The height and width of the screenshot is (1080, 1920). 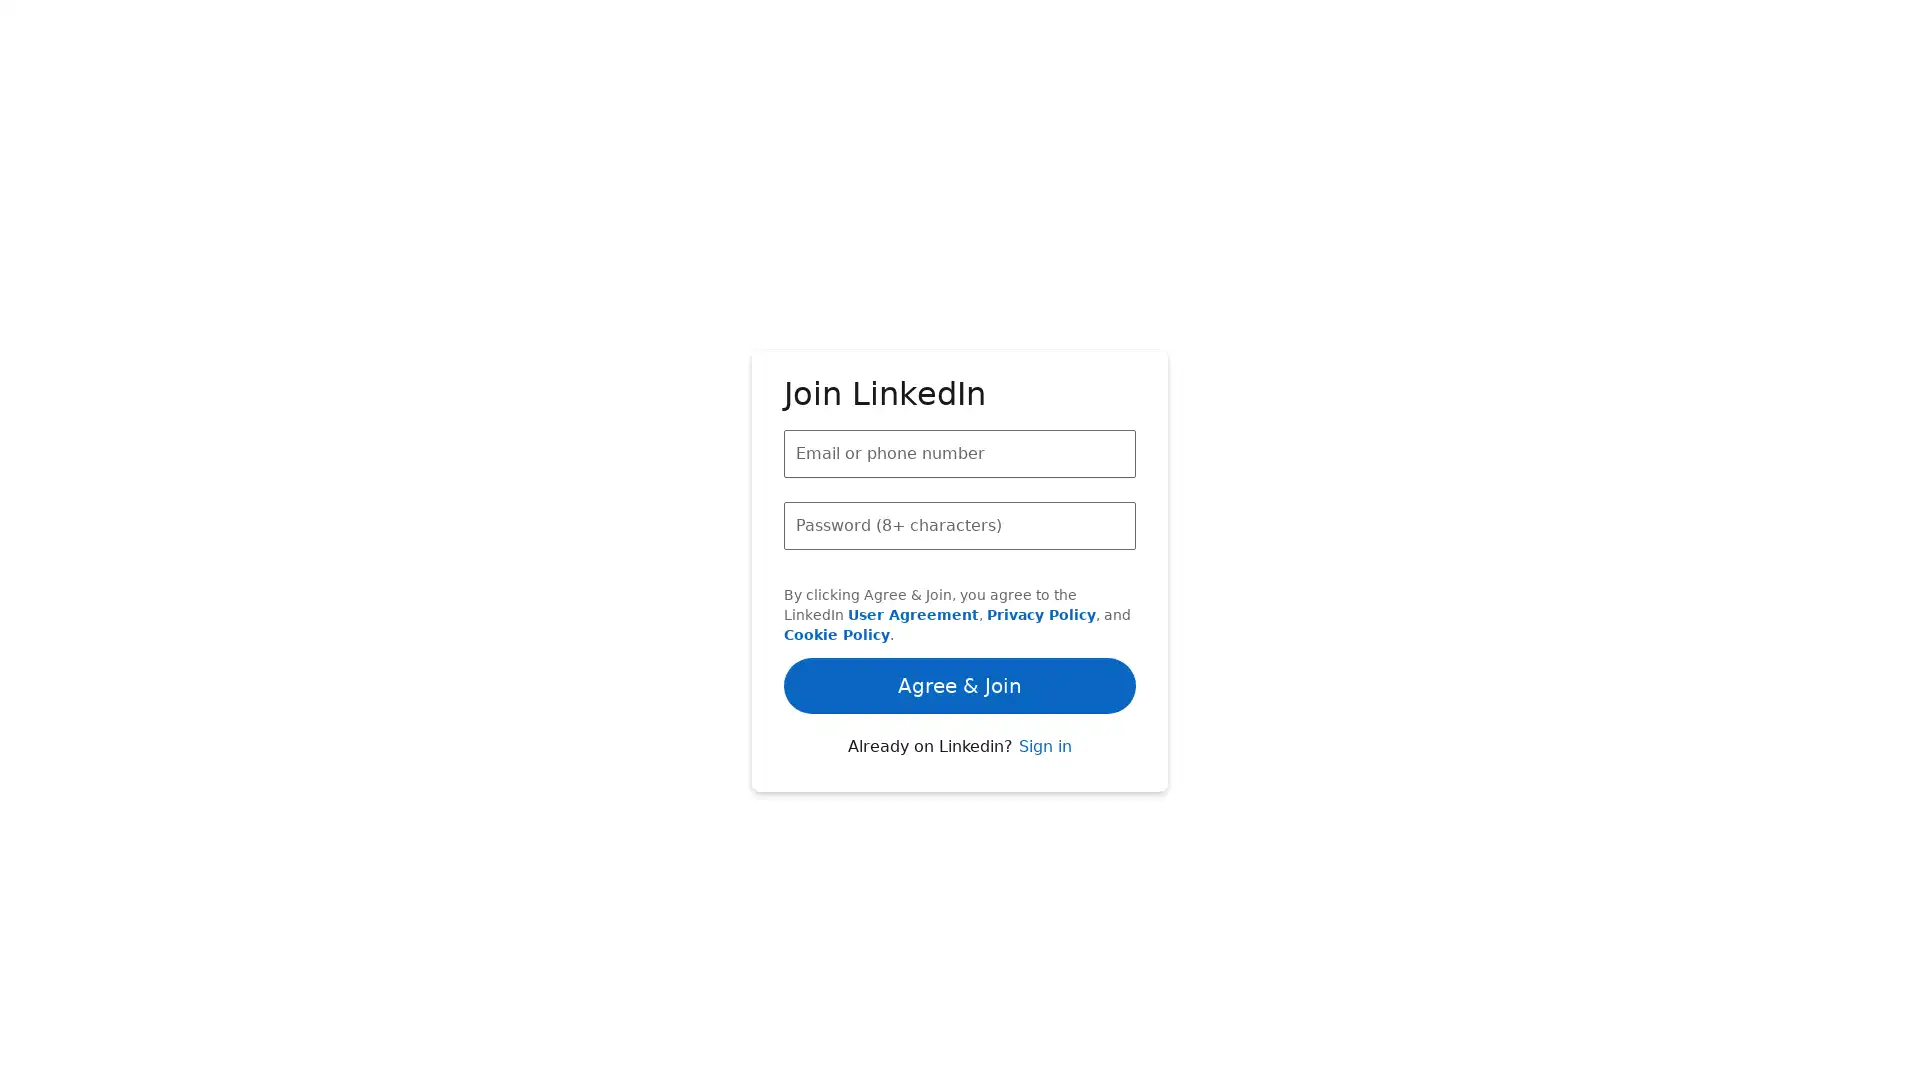 I want to click on Sign in, so click(x=1043, y=766).